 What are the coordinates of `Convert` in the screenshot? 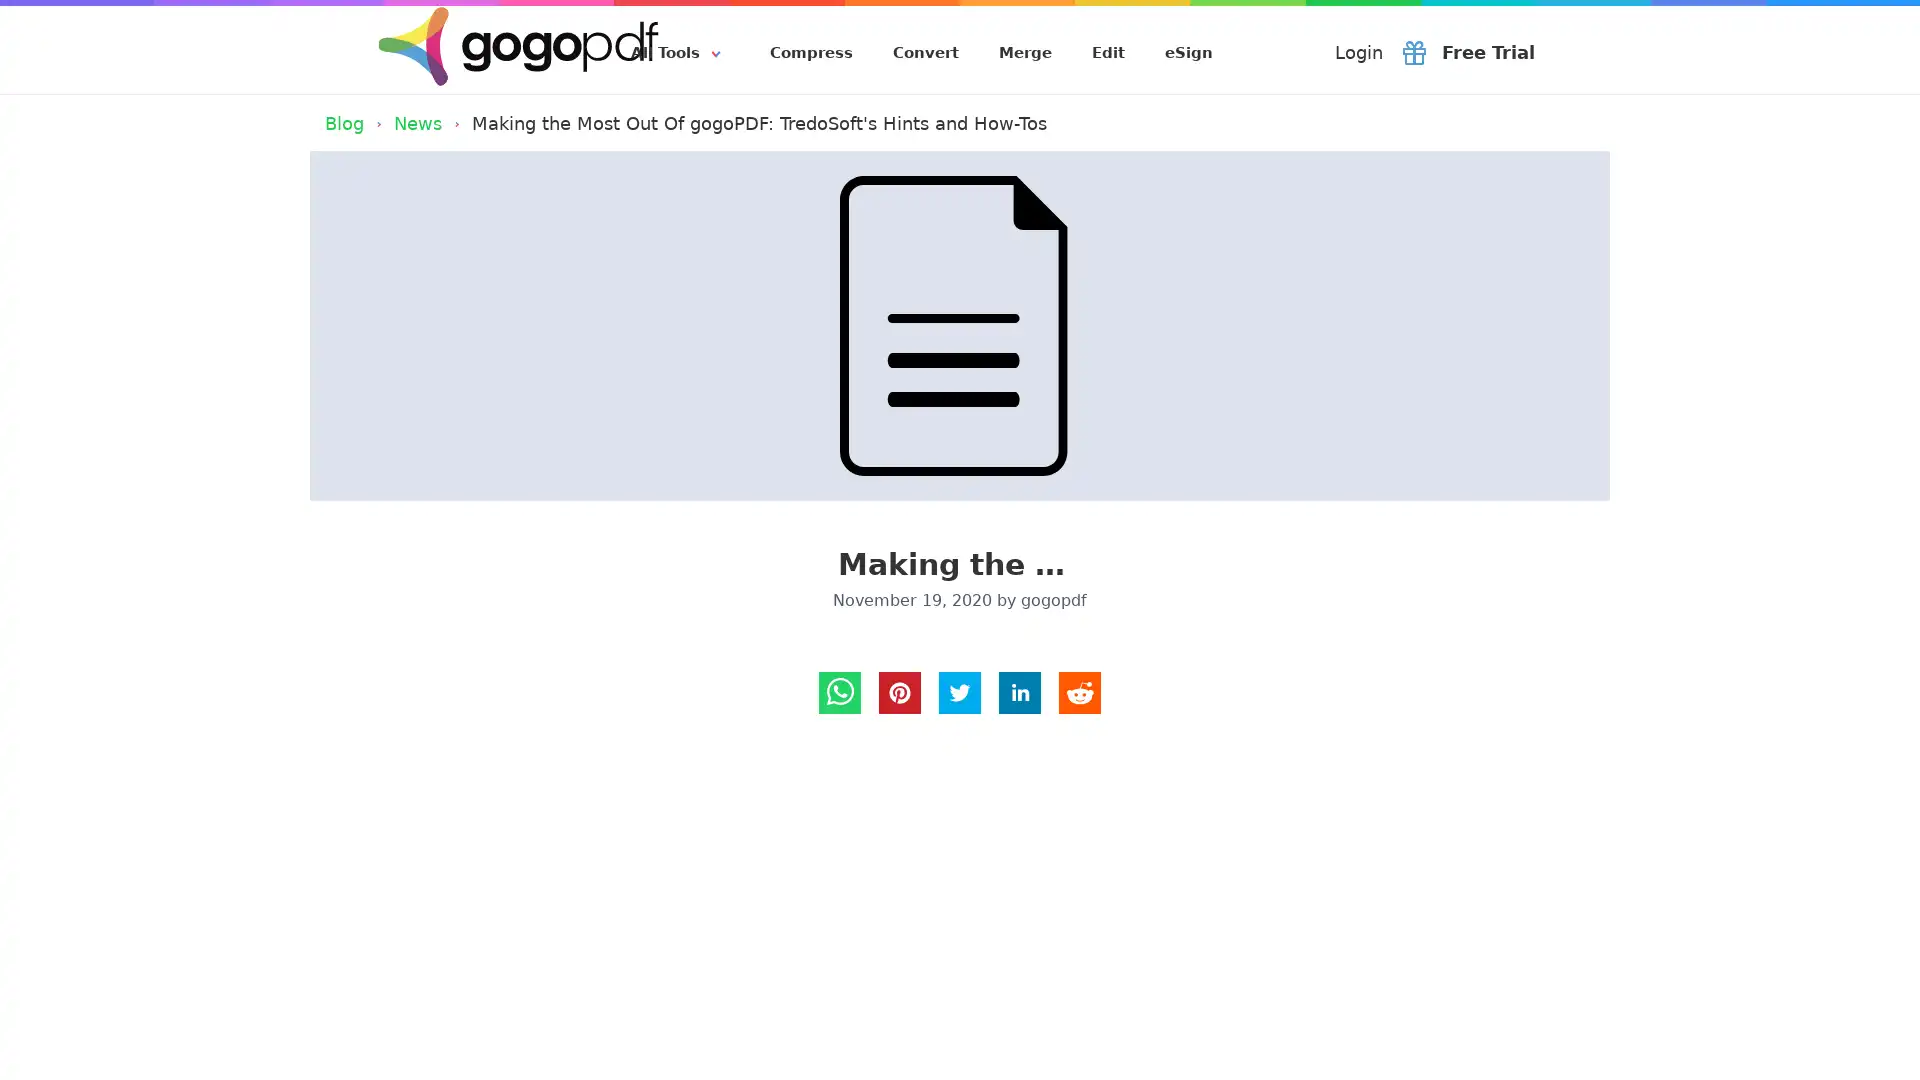 It's located at (925, 51).